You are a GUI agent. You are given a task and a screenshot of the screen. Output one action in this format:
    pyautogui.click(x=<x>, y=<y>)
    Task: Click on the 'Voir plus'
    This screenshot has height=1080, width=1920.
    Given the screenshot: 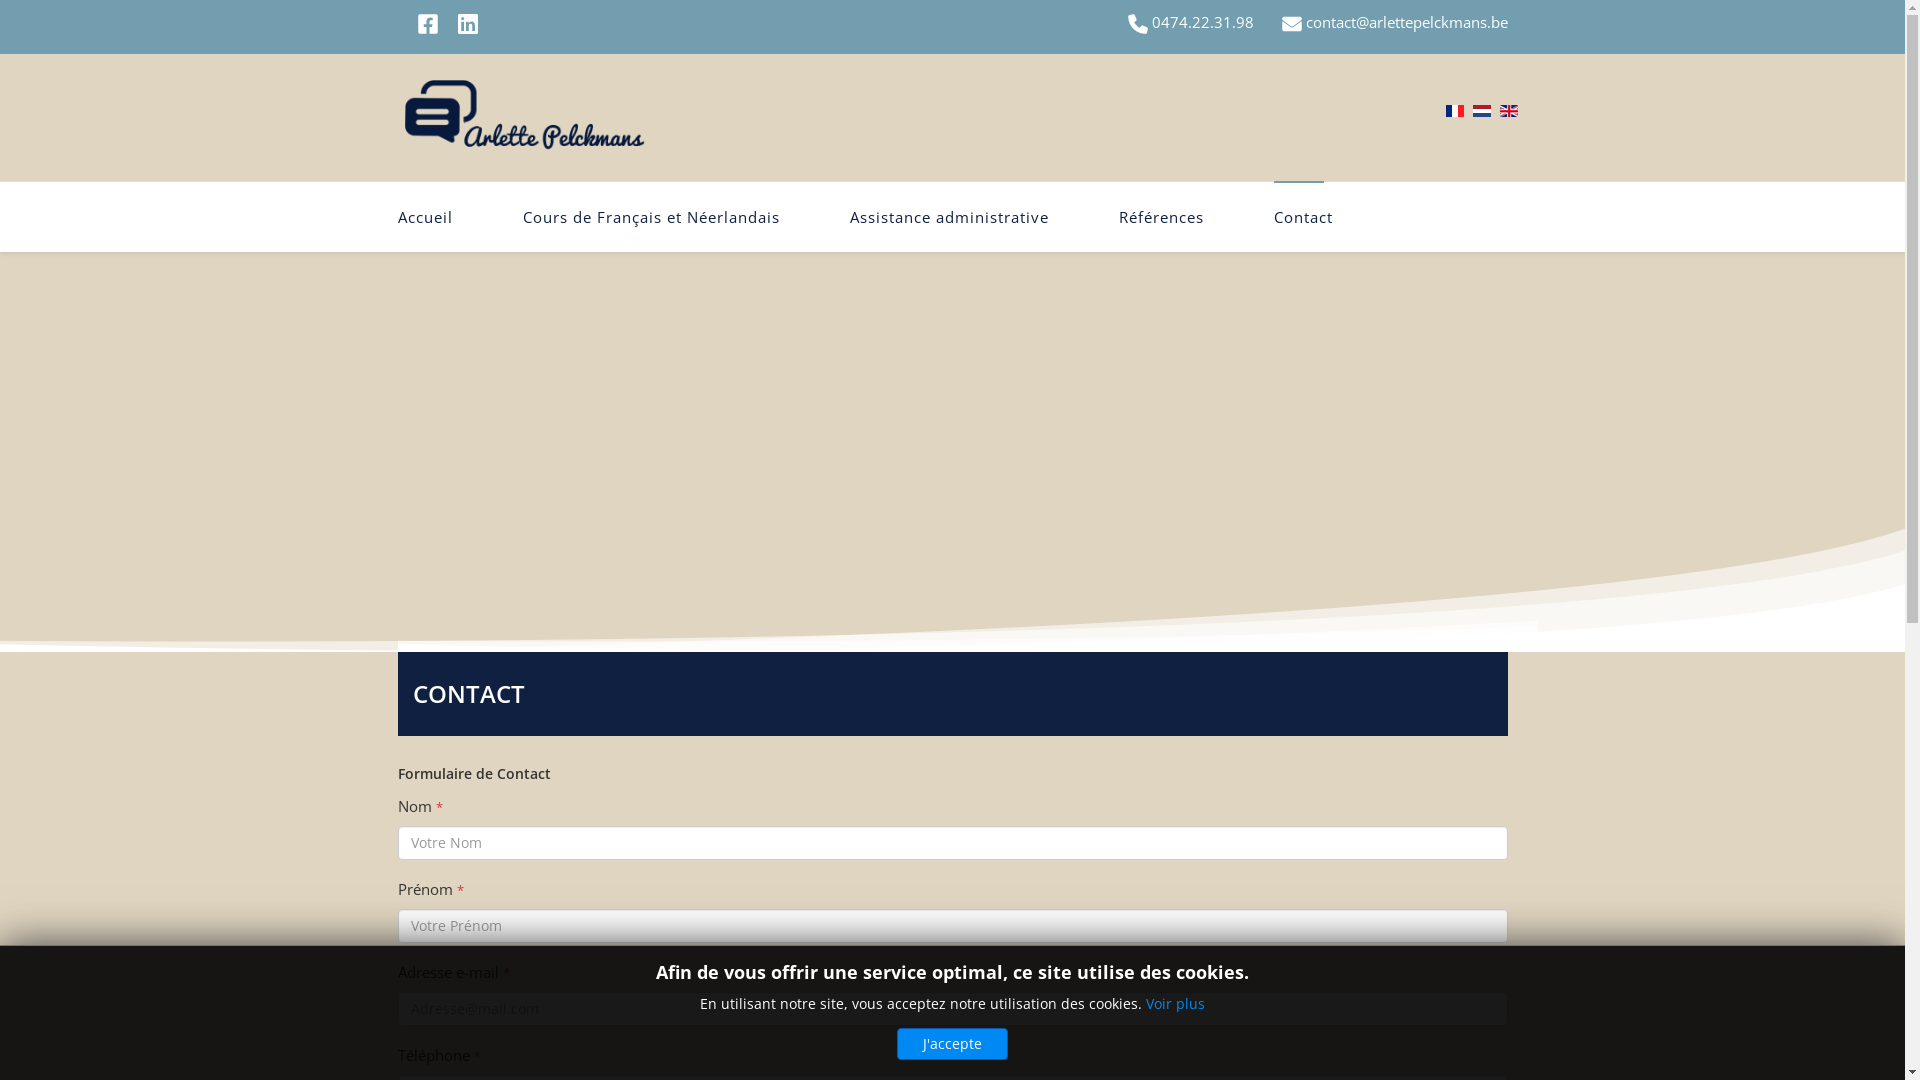 What is the action you would take?
    pyautogui.click(x=1175, y=1003)
    